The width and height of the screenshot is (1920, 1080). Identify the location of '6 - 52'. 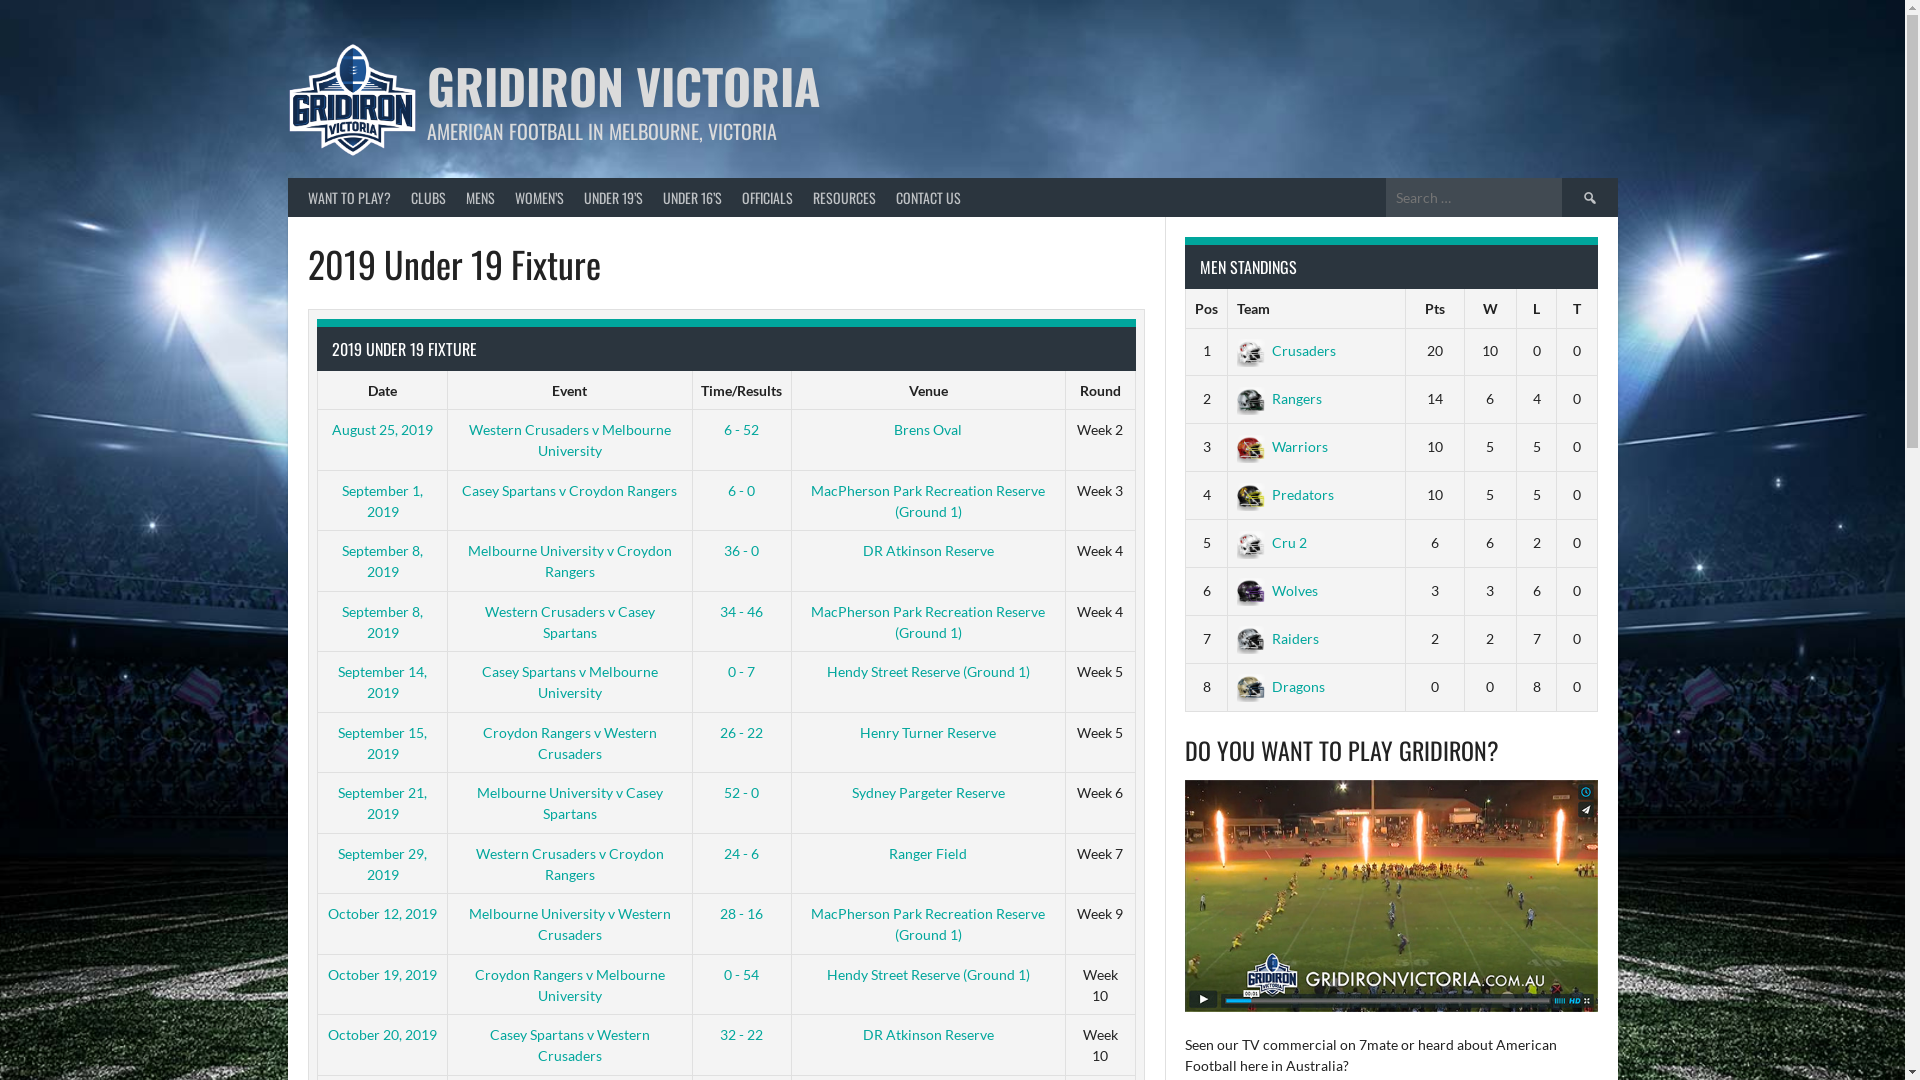
(740, 428).